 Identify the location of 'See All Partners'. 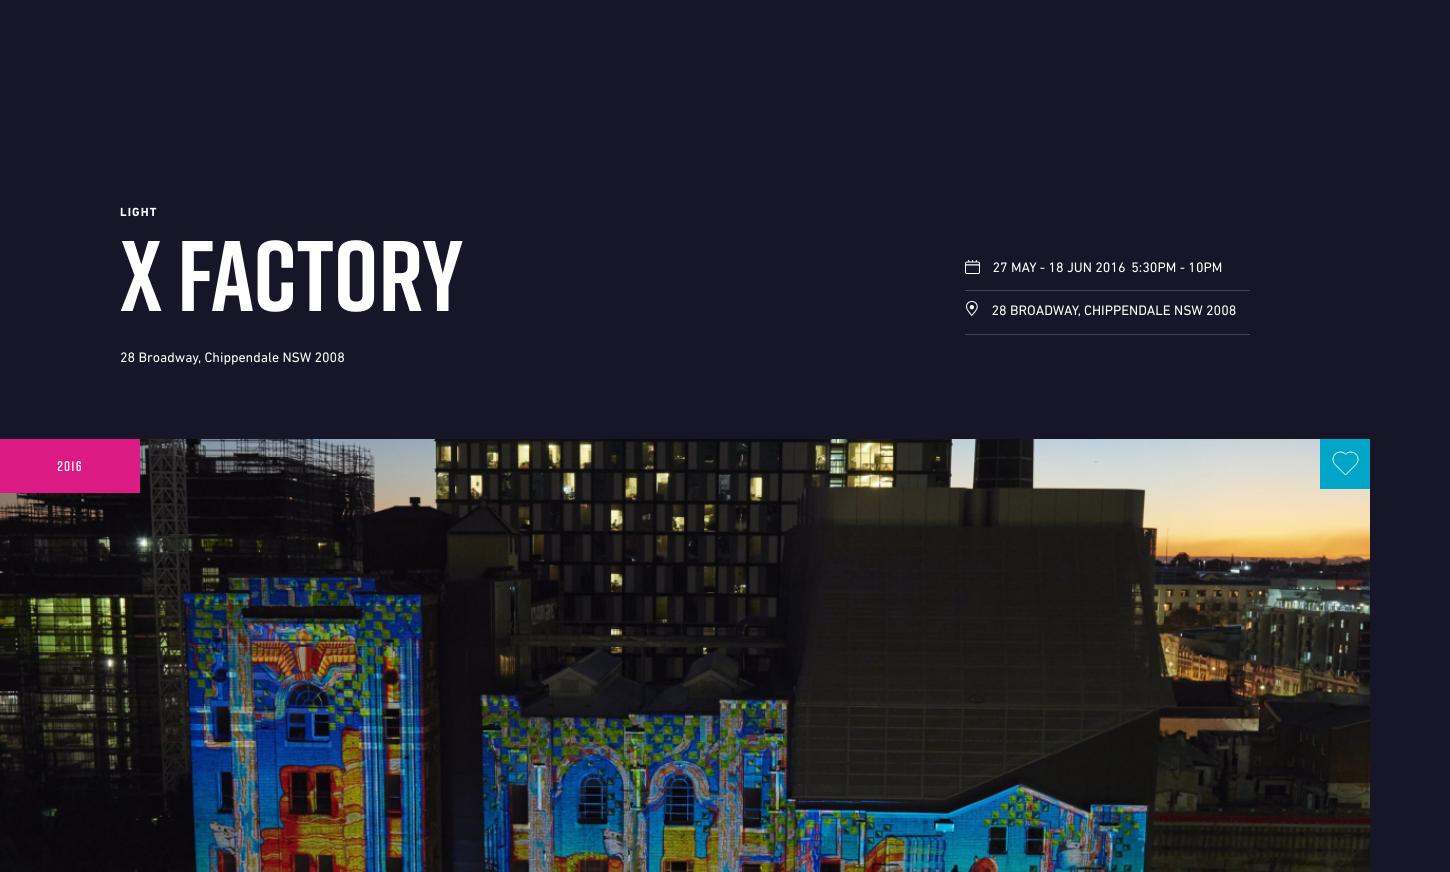
(1183, 824).